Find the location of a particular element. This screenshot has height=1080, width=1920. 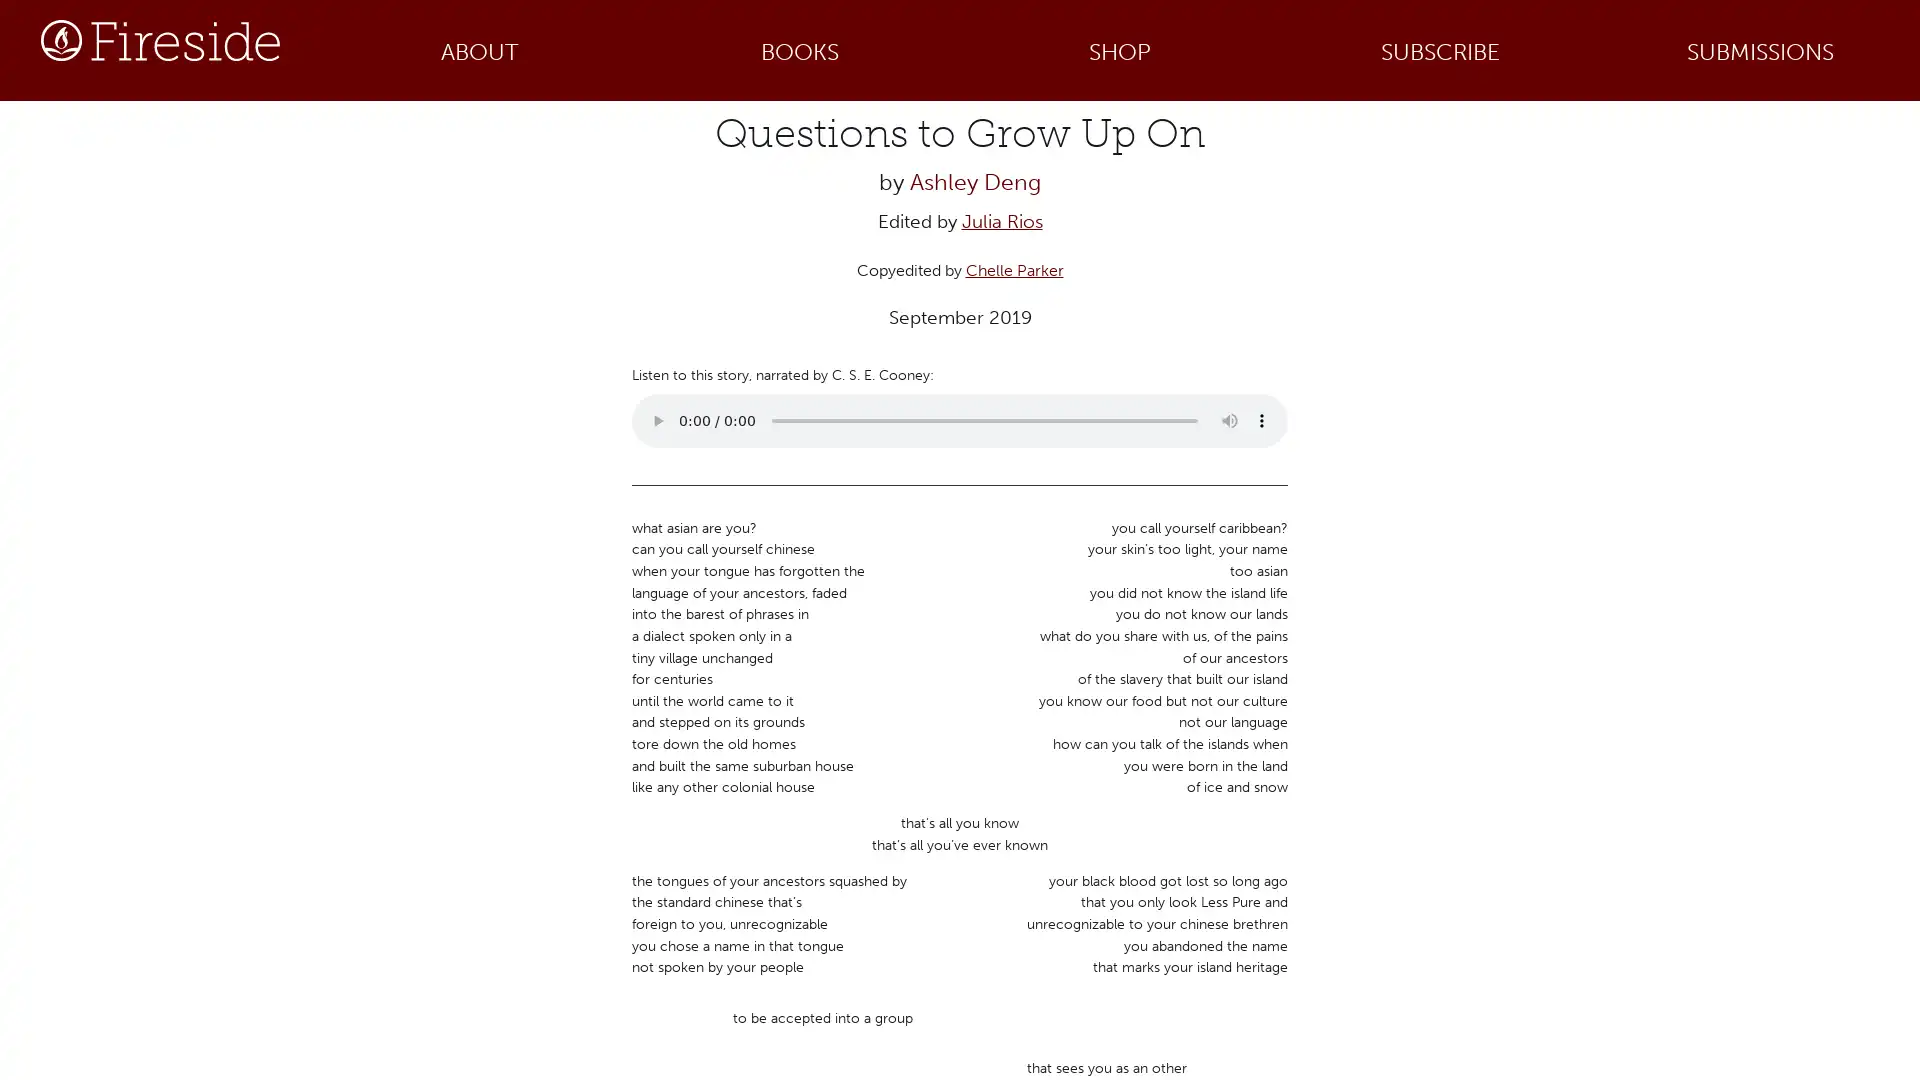

show more media controls is located at coordinates (1261, 419).